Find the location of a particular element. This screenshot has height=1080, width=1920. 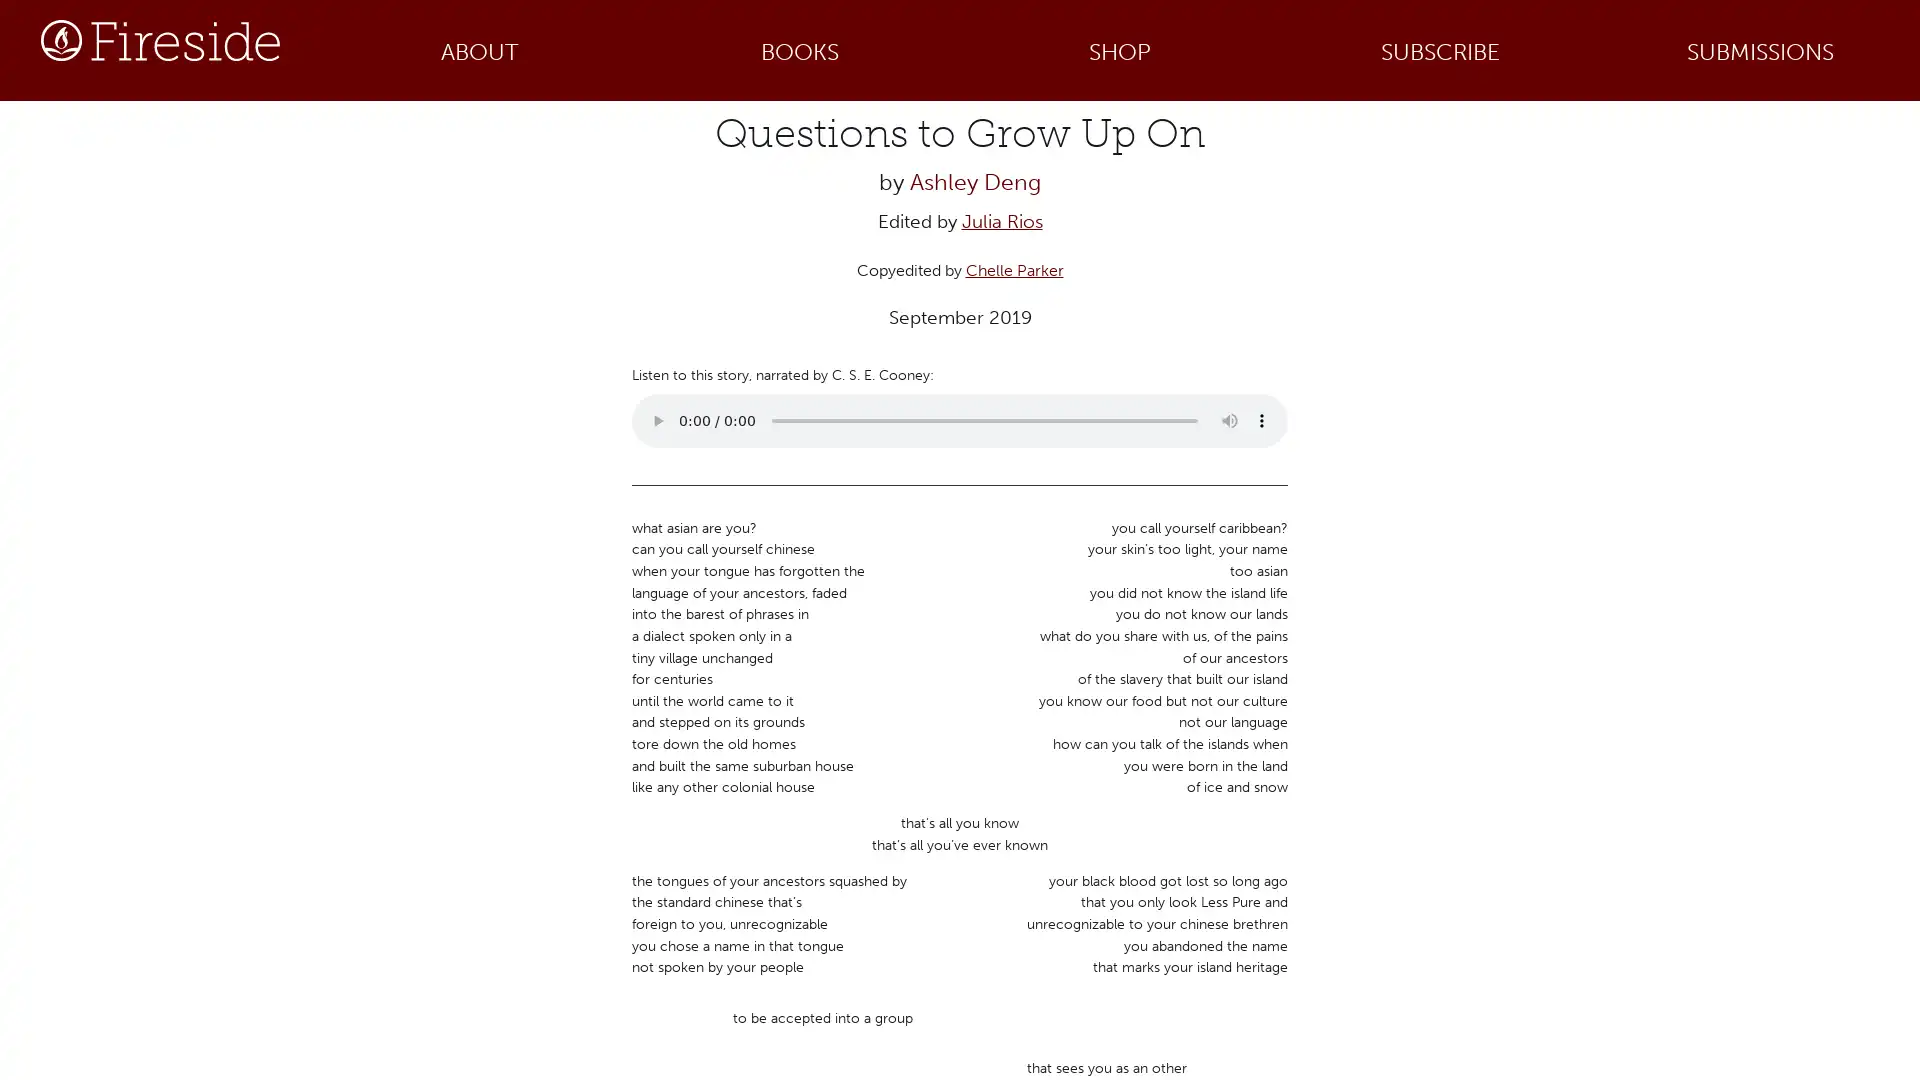

show more media controls is located at coordinates (1261, 419).